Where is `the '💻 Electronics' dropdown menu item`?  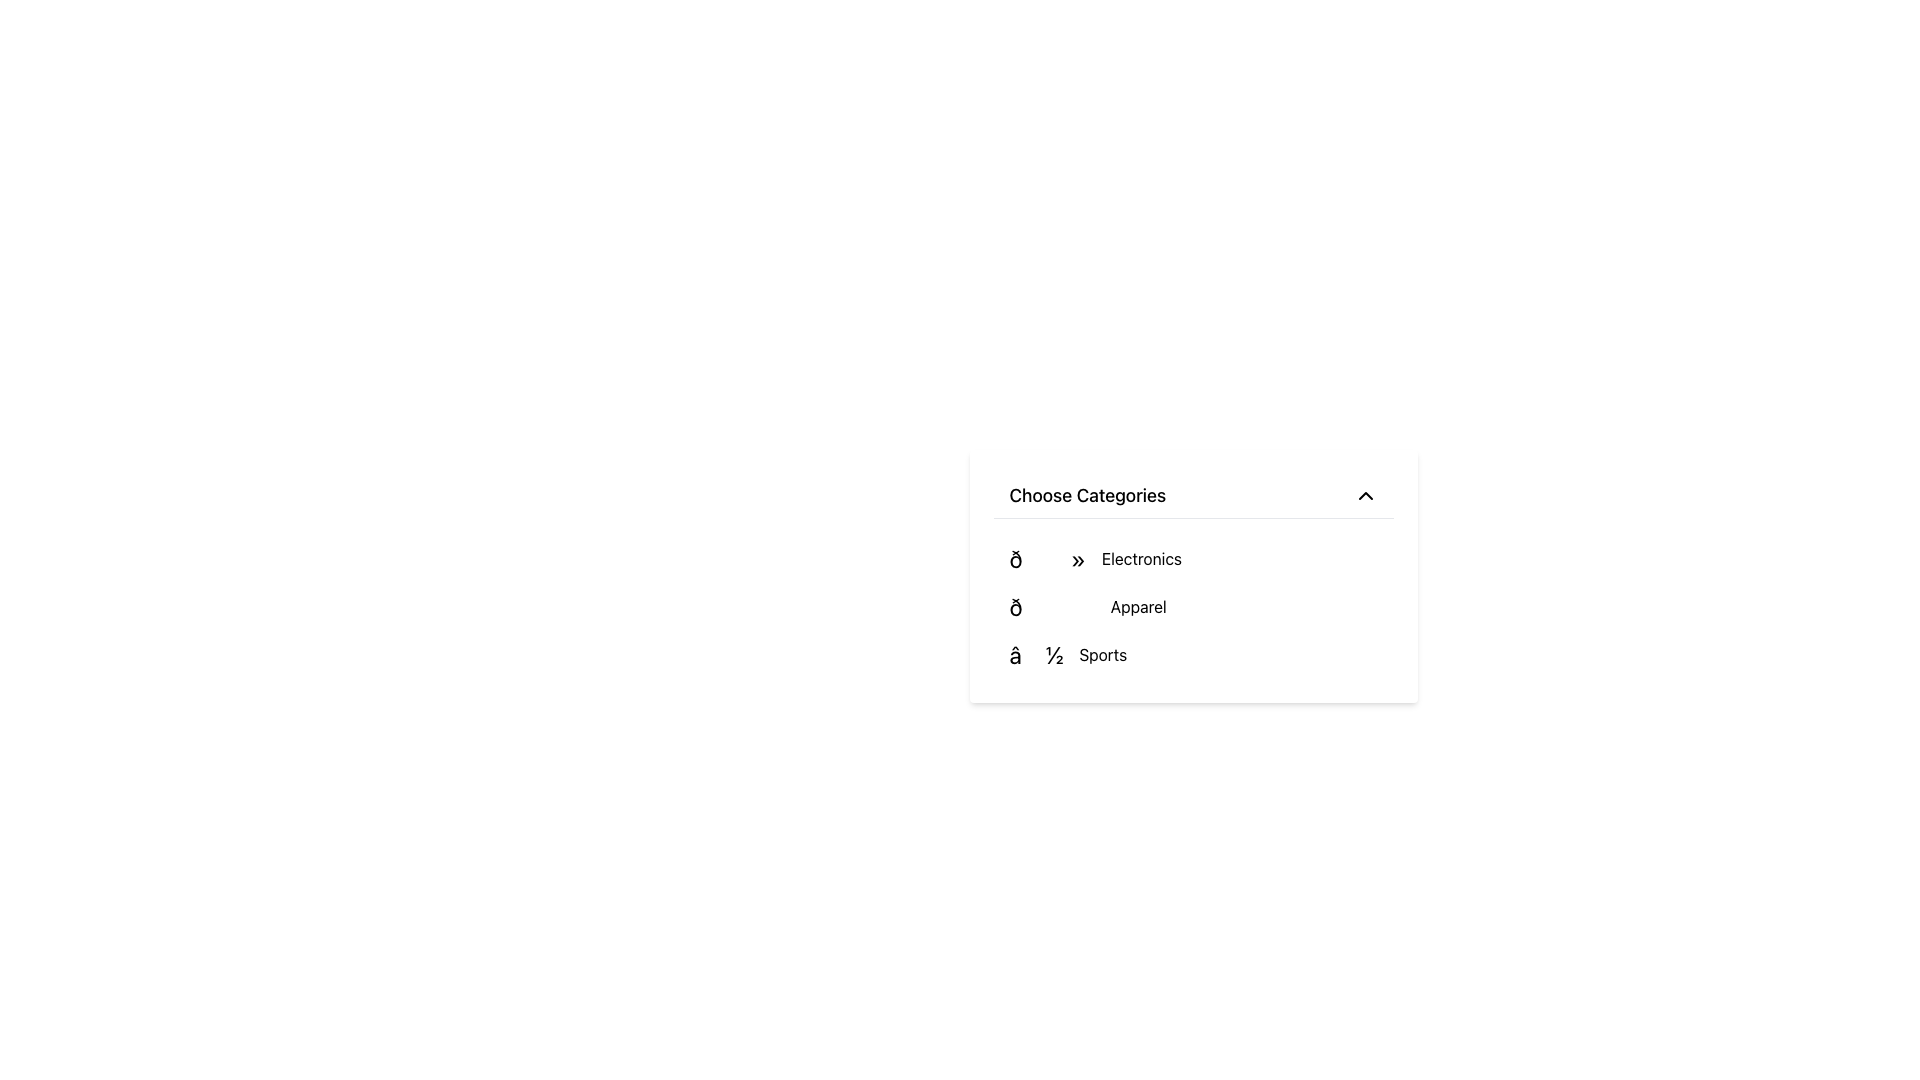 the '💻 Electronics' dropdown menu item is located at coordinates (1094, 559).